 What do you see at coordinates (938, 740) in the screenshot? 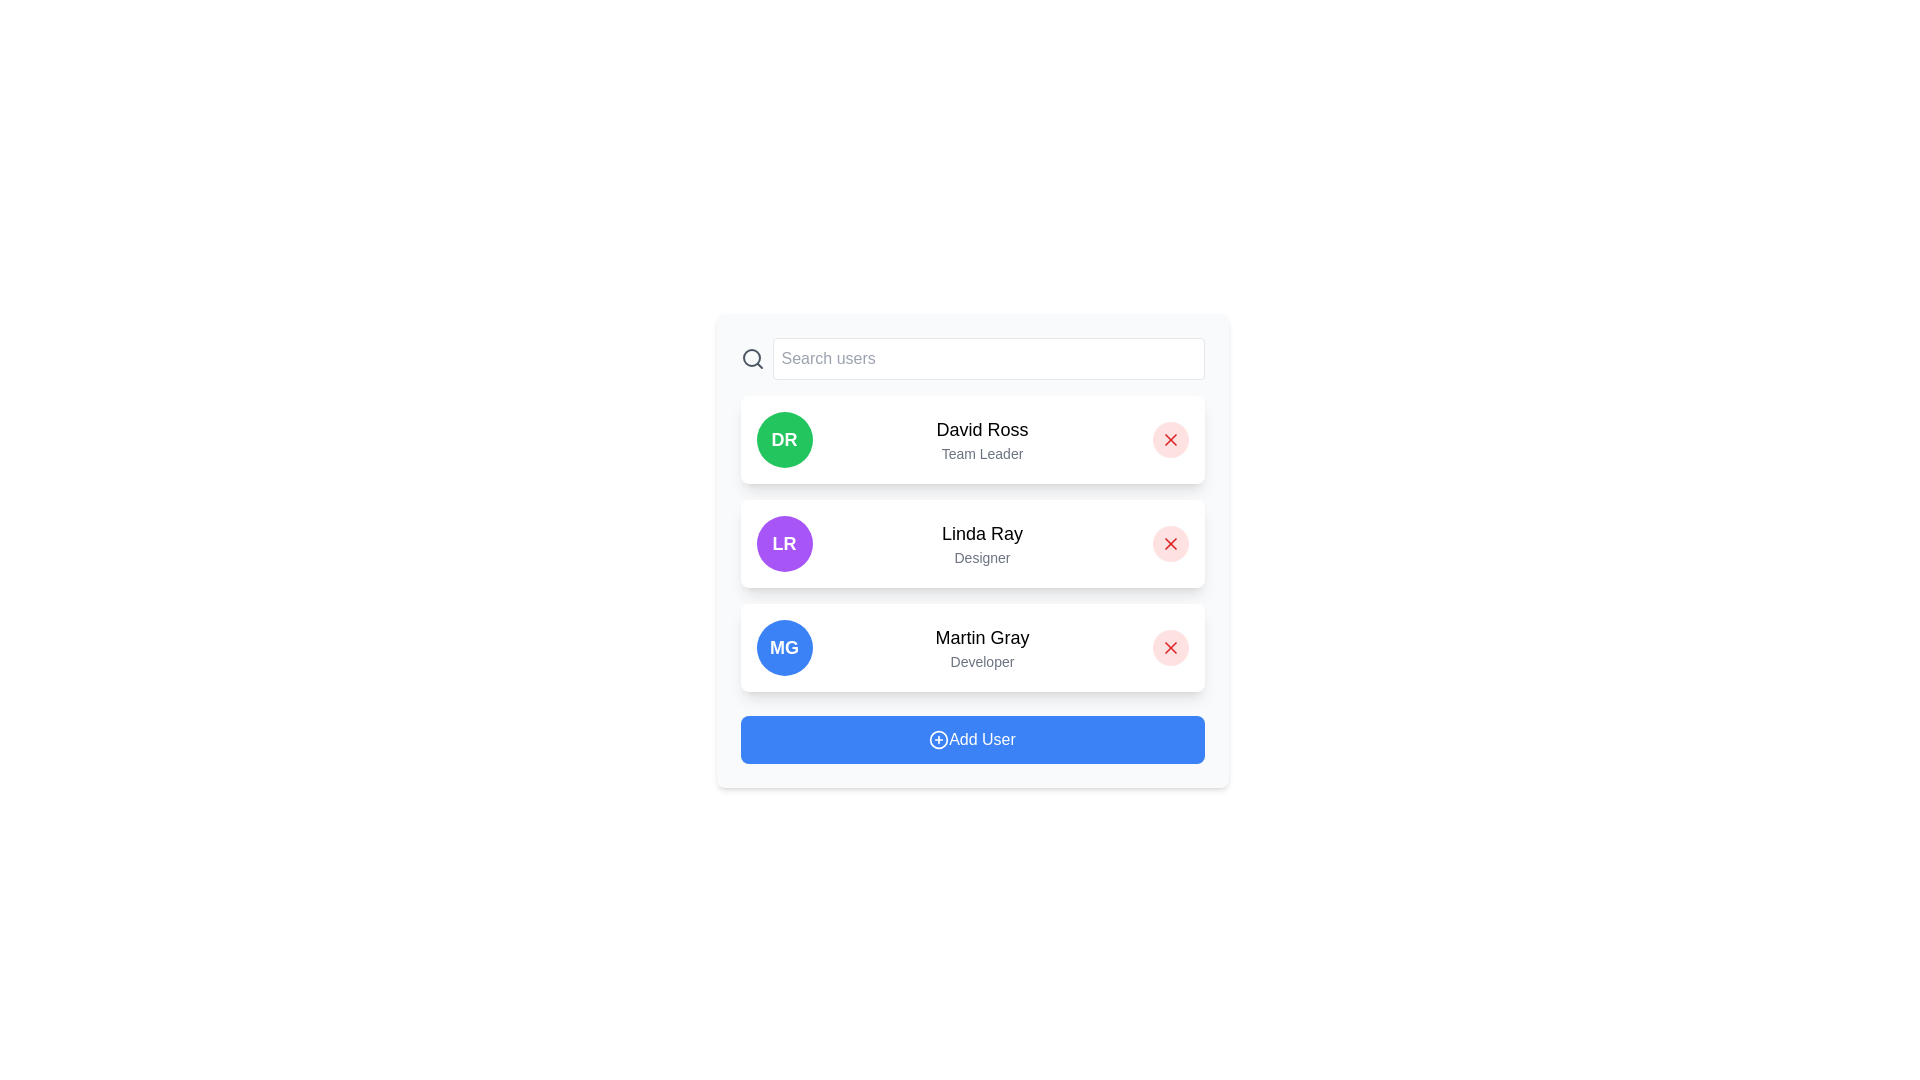
I see `the circular 'Add User' button element, which has a thin border and is styled as an interactive button` at bounding box center [938, 740].